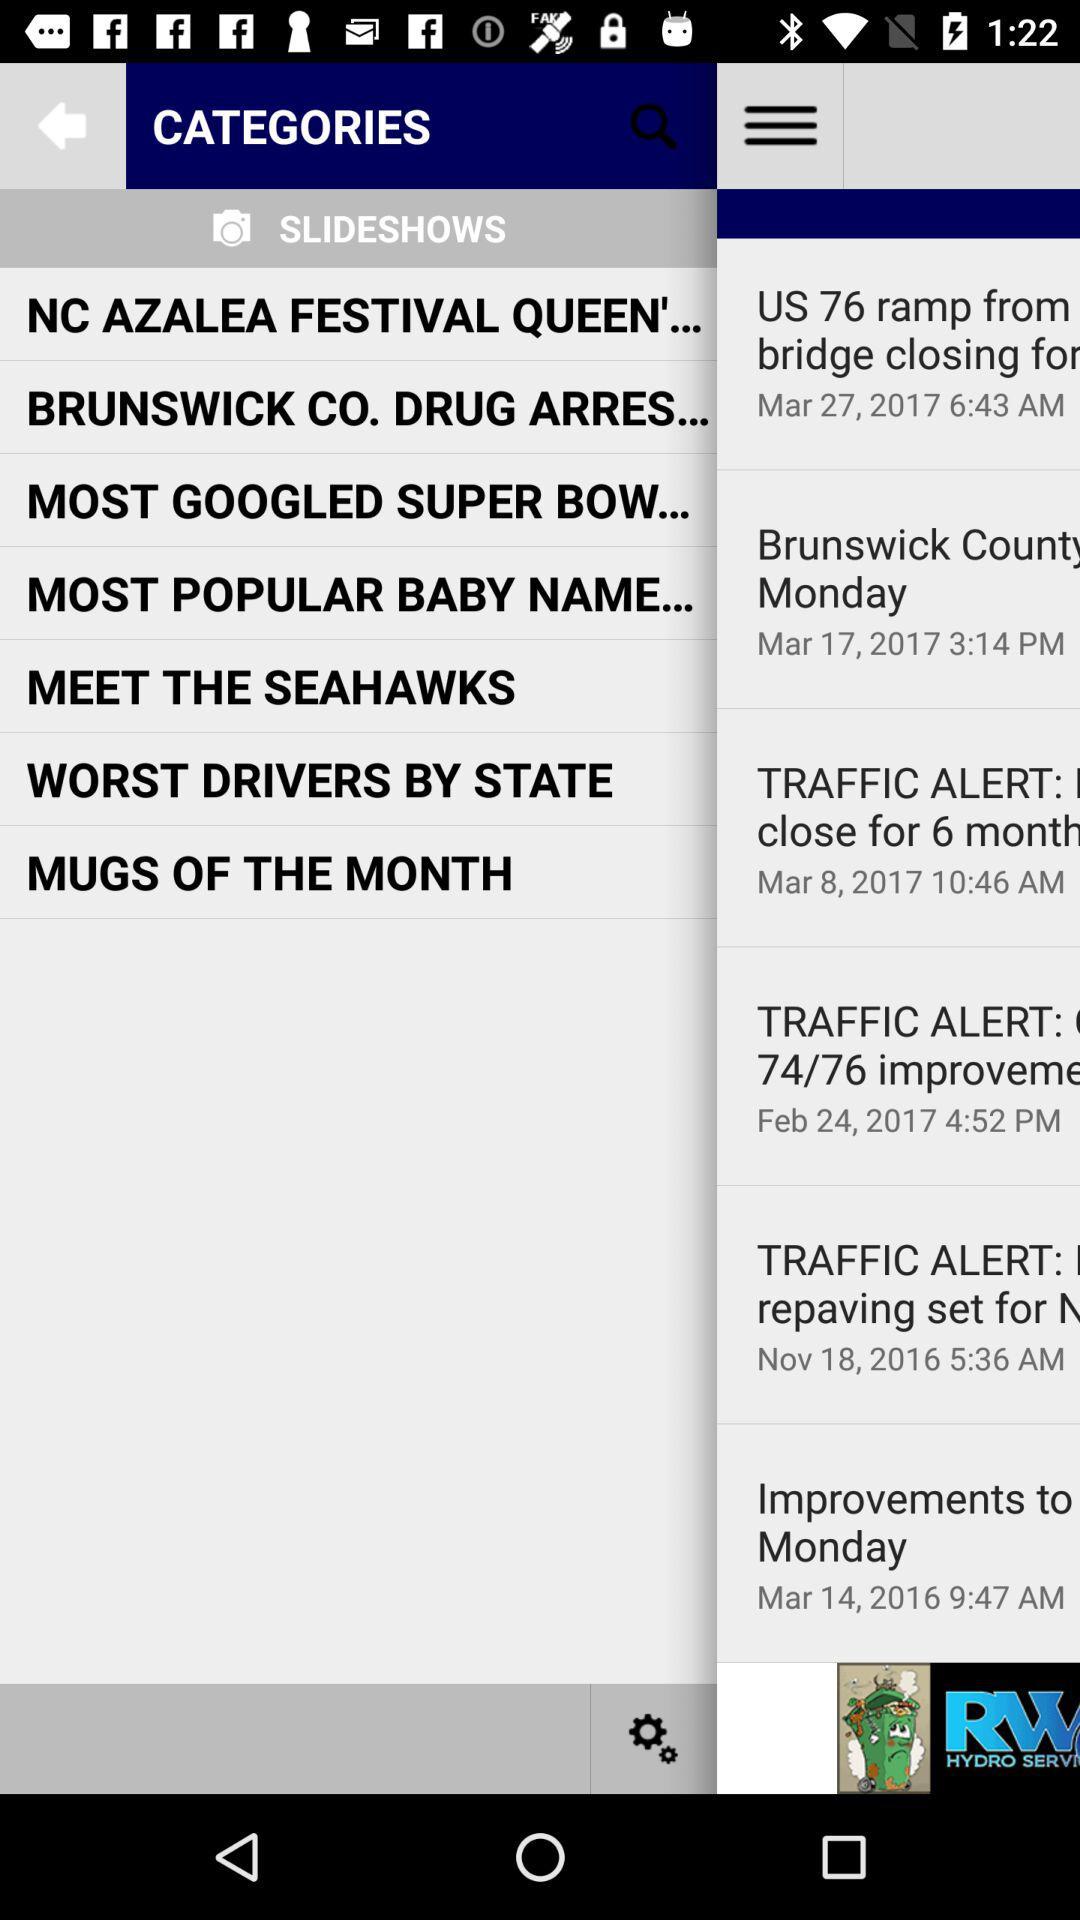  Describe the element at coordinates (61, 124) in the screenshot. I see `the arrow_backward icon` at that location.